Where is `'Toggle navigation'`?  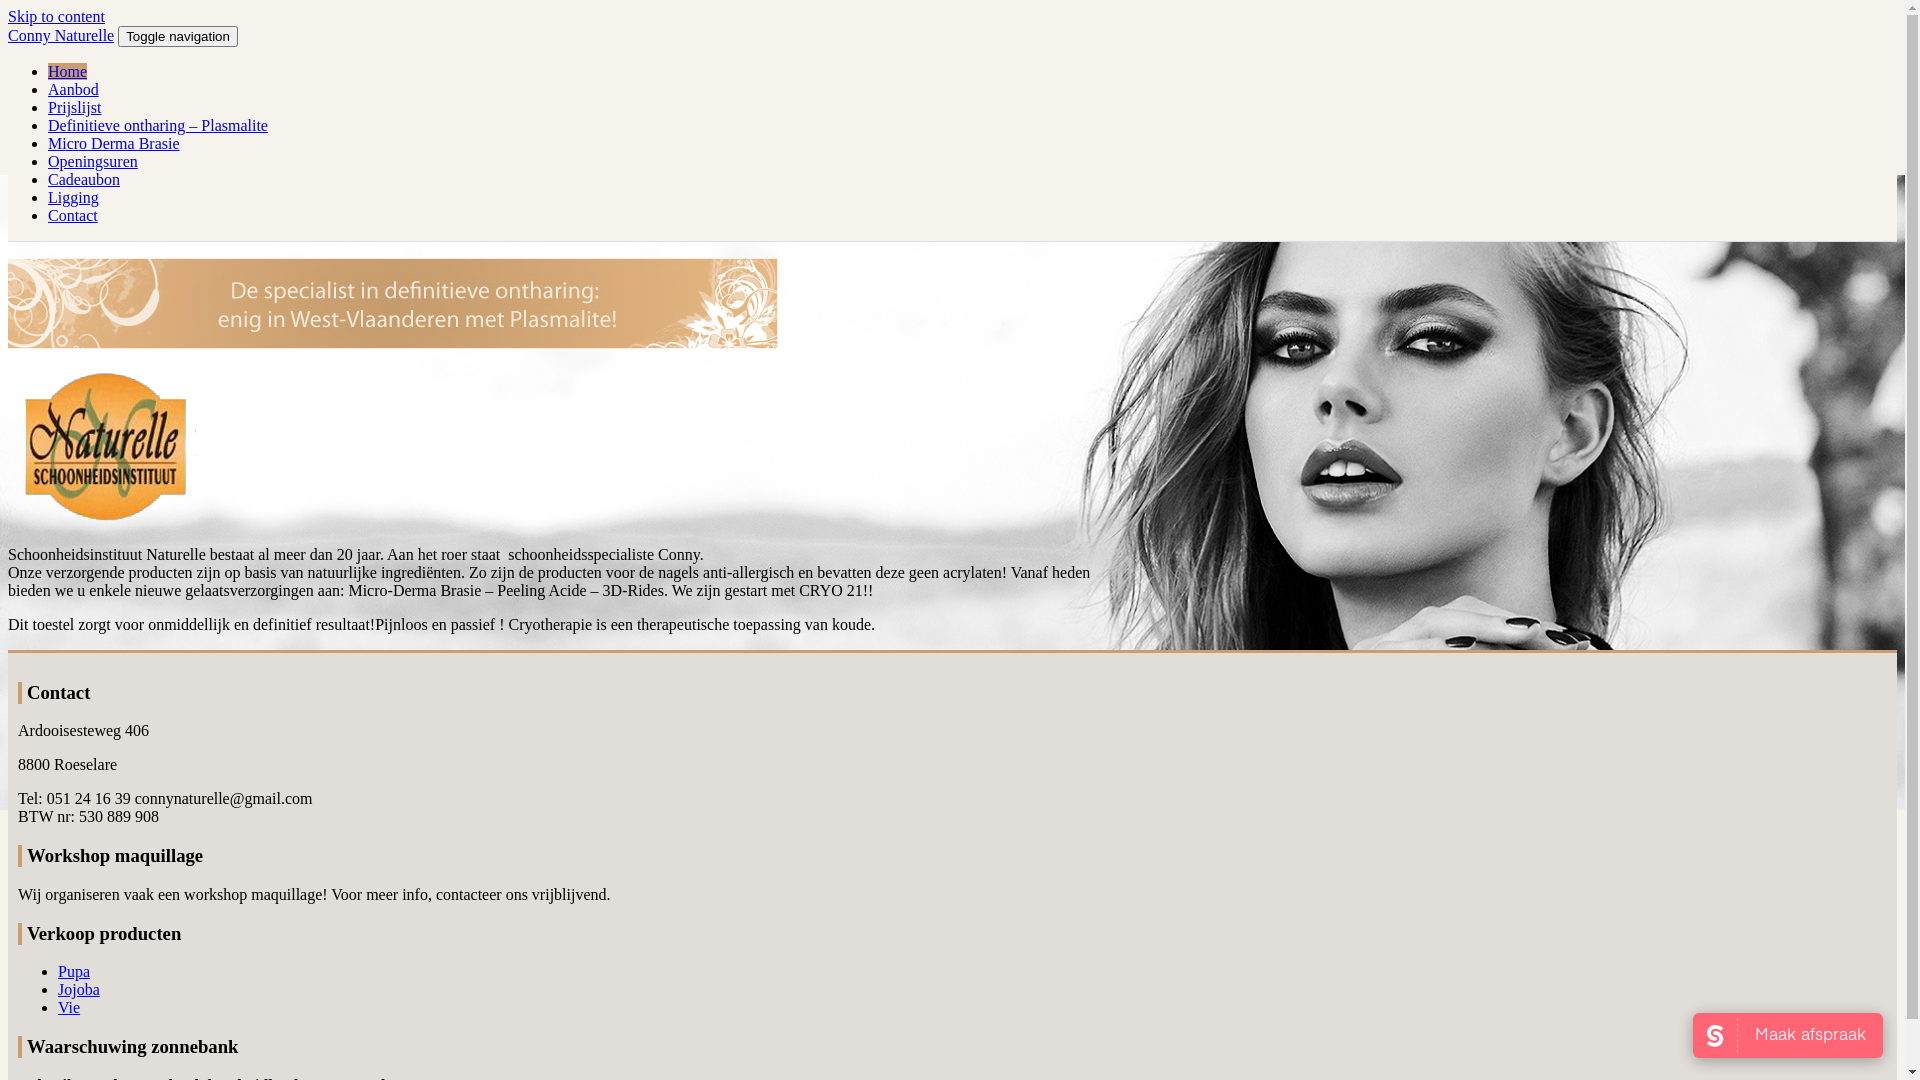 'Toggle navigation' is located at coordinates (177, 36).